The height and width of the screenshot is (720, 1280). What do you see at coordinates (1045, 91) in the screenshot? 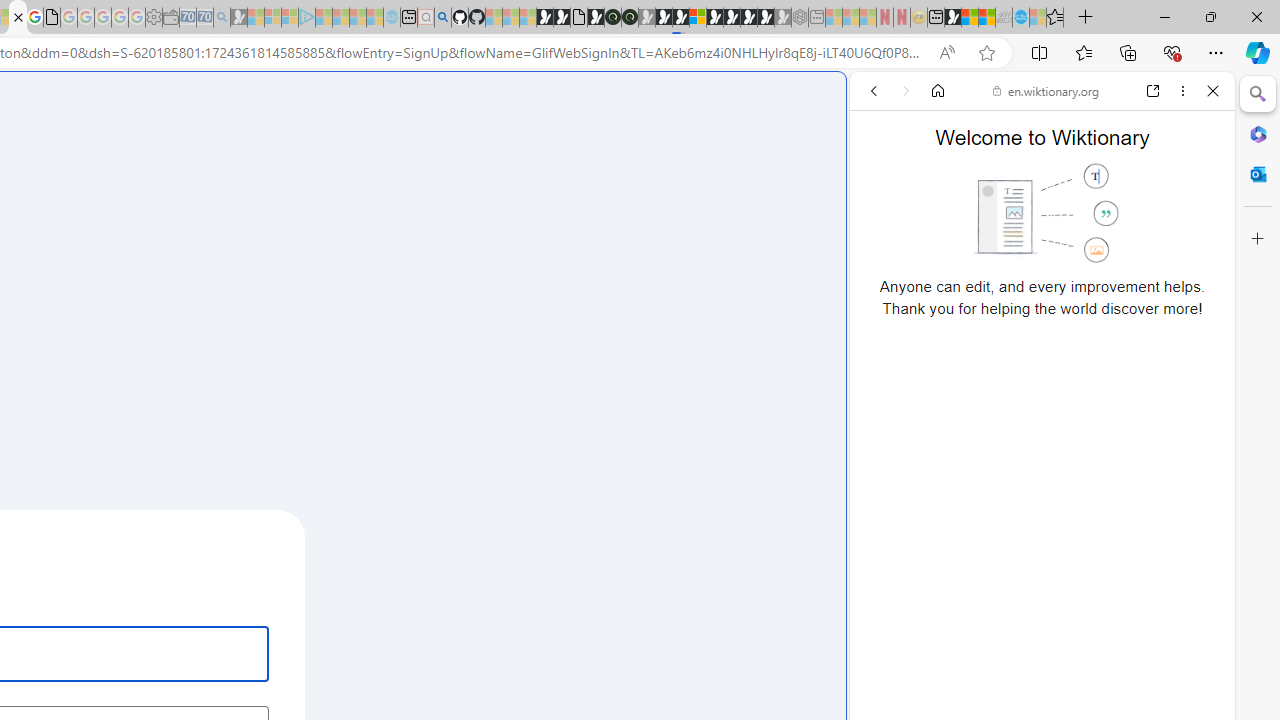
I see `'en.wiktionary.org'` at bounding box center [1045, 91].